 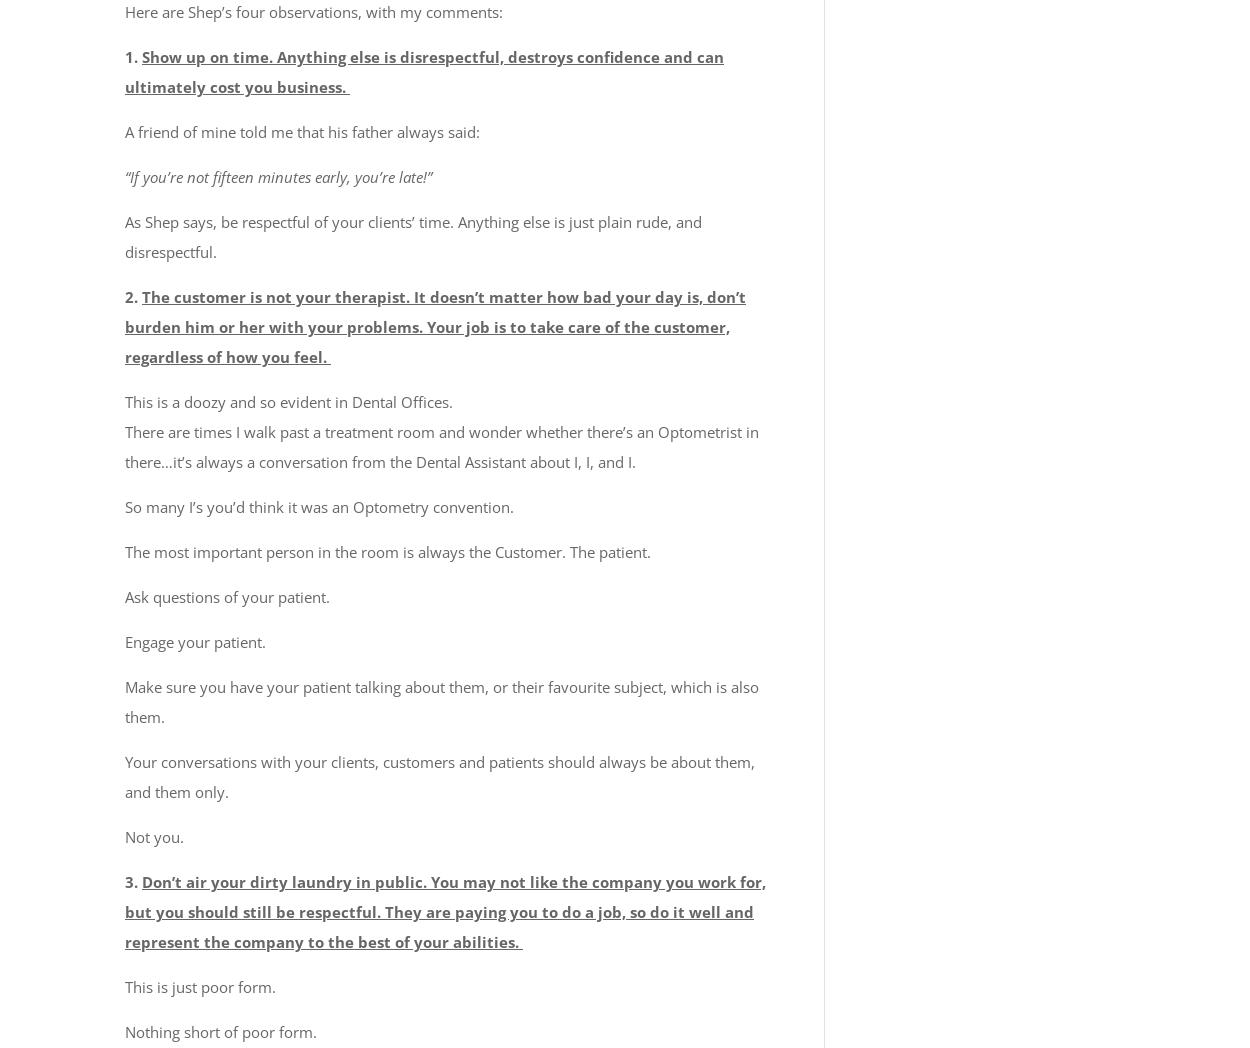 I want to click on 'This is just poor form.', so click(x=199, y=984).